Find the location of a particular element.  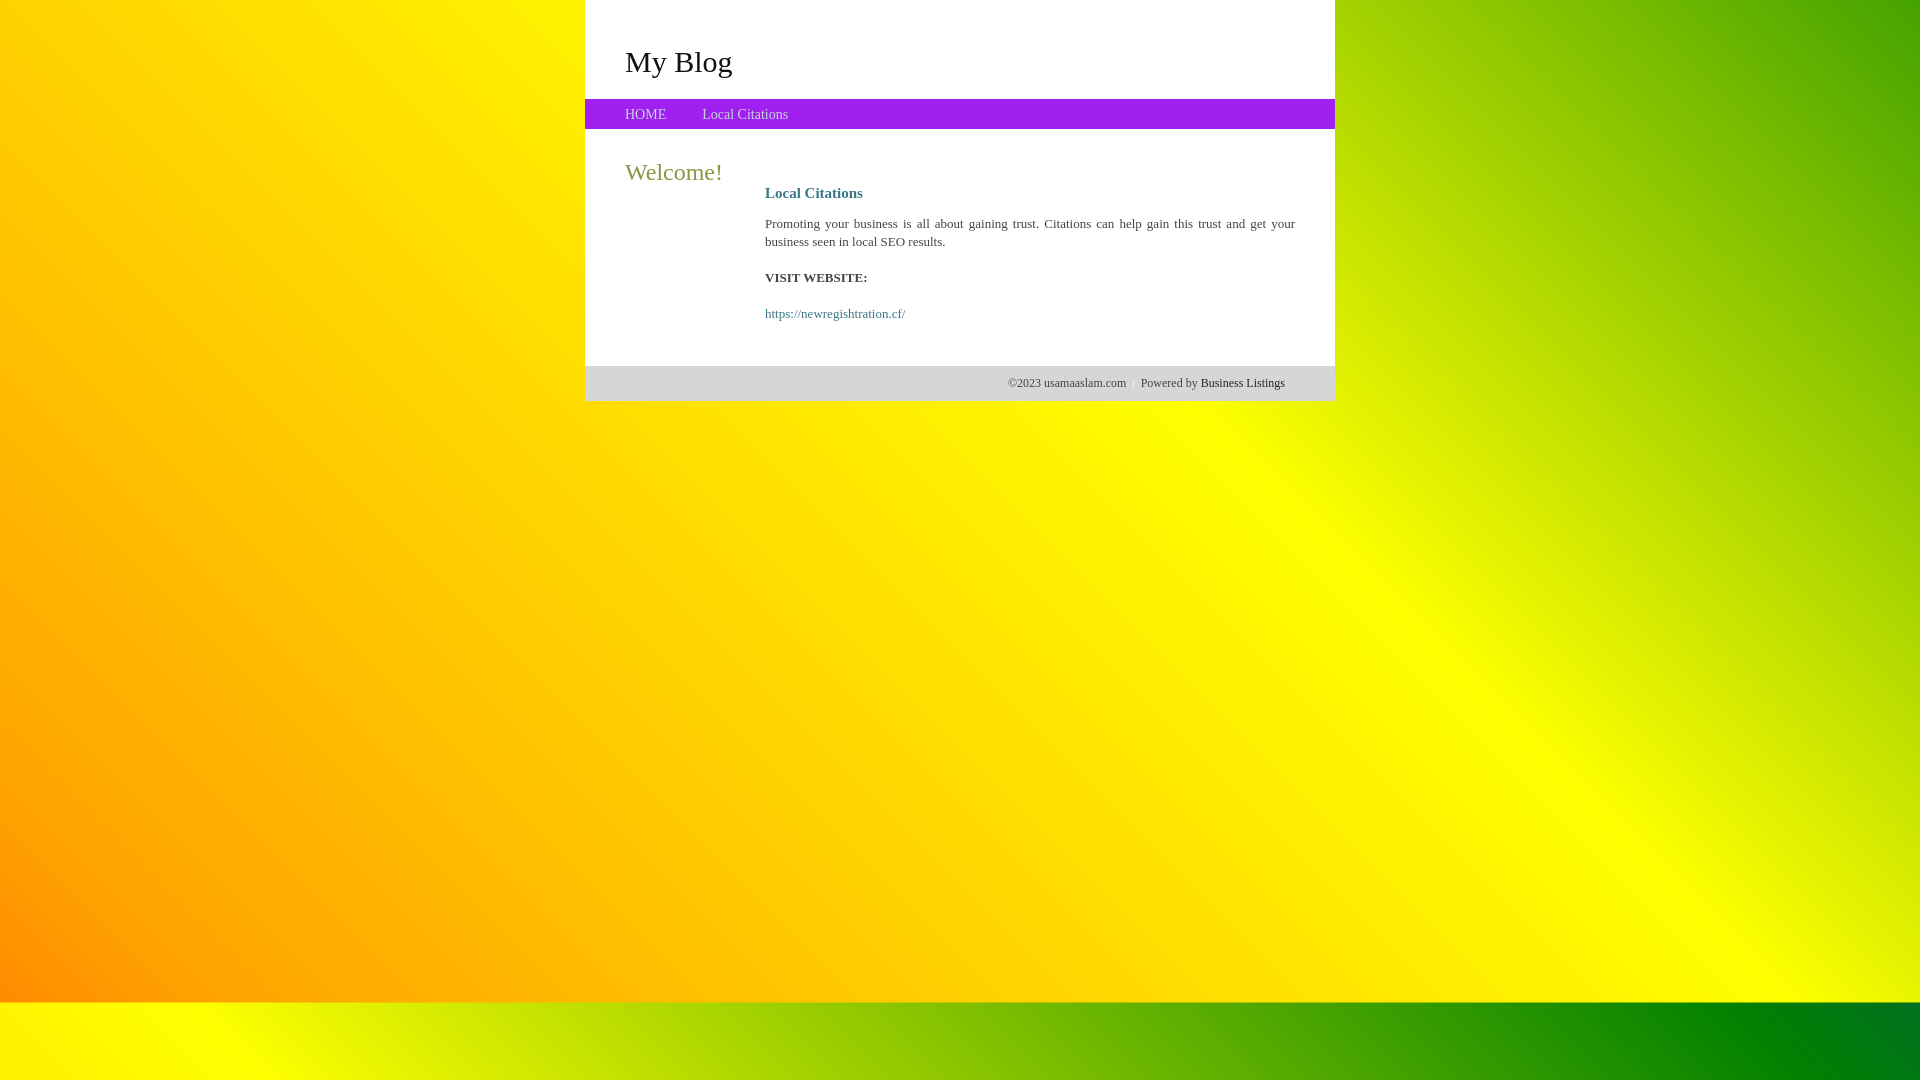

'HOME' is located at coordinates (623, 114).